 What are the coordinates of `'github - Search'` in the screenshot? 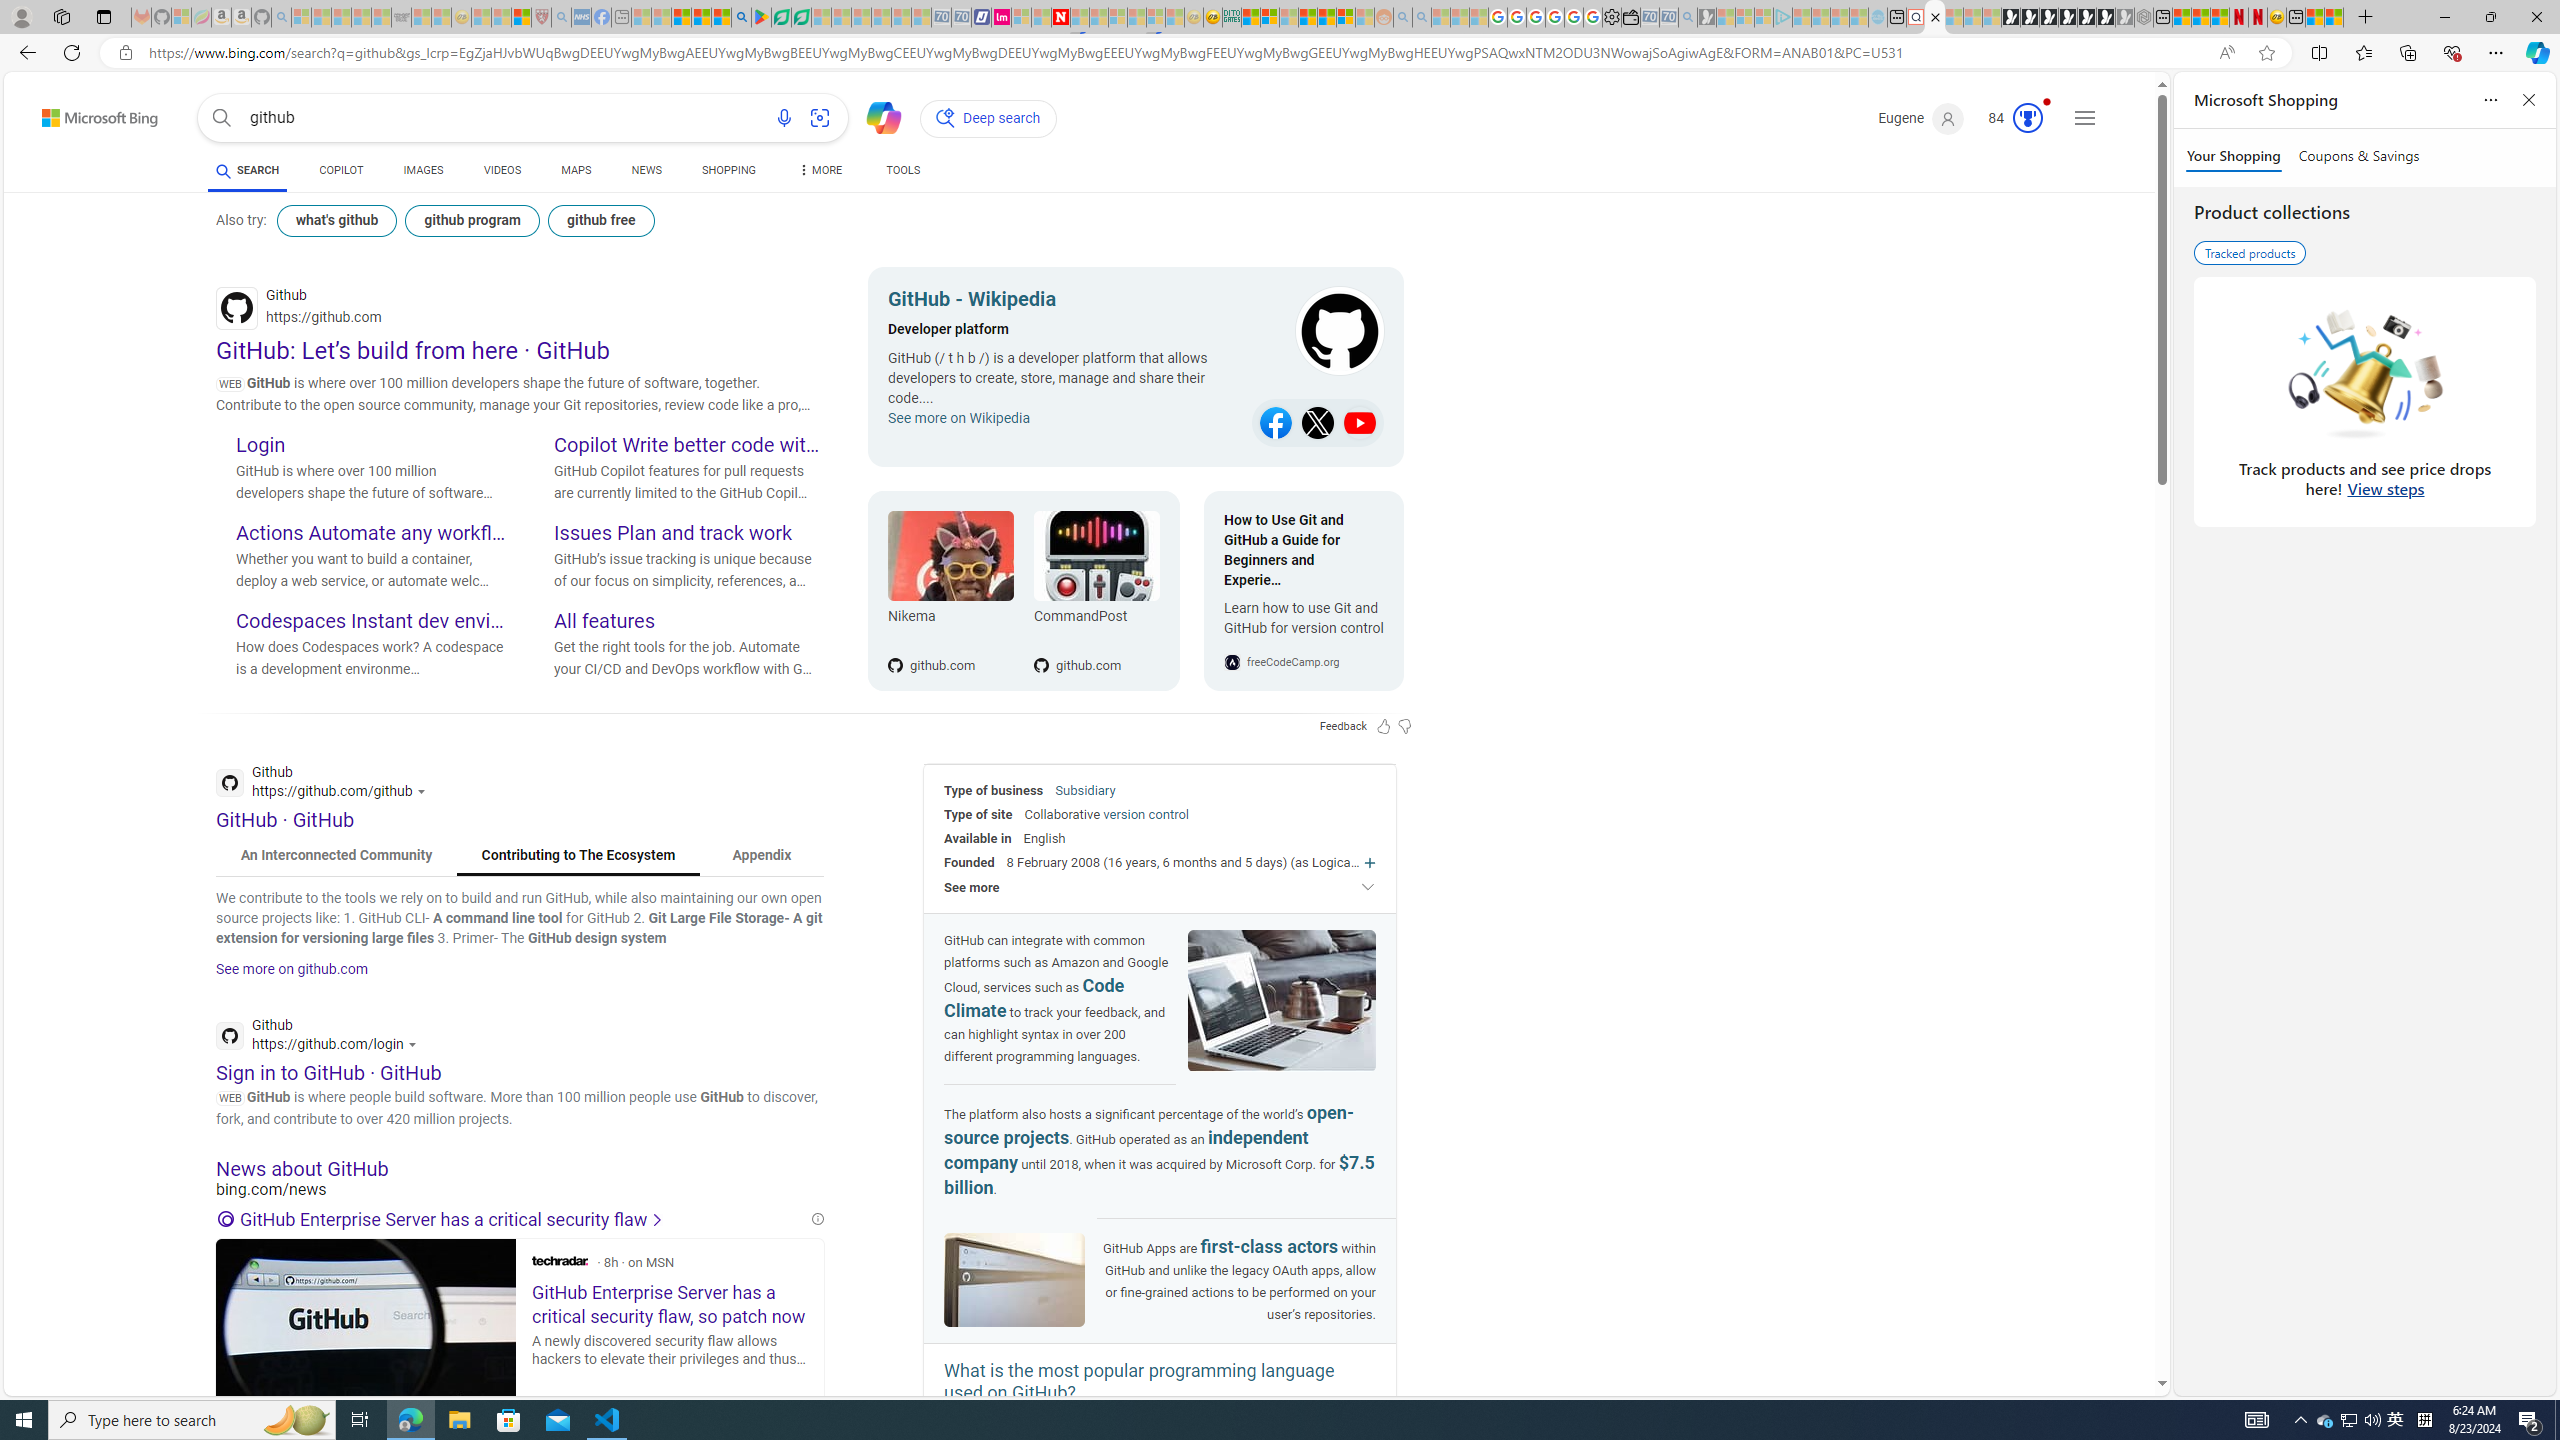 It's located at (1935, 16).